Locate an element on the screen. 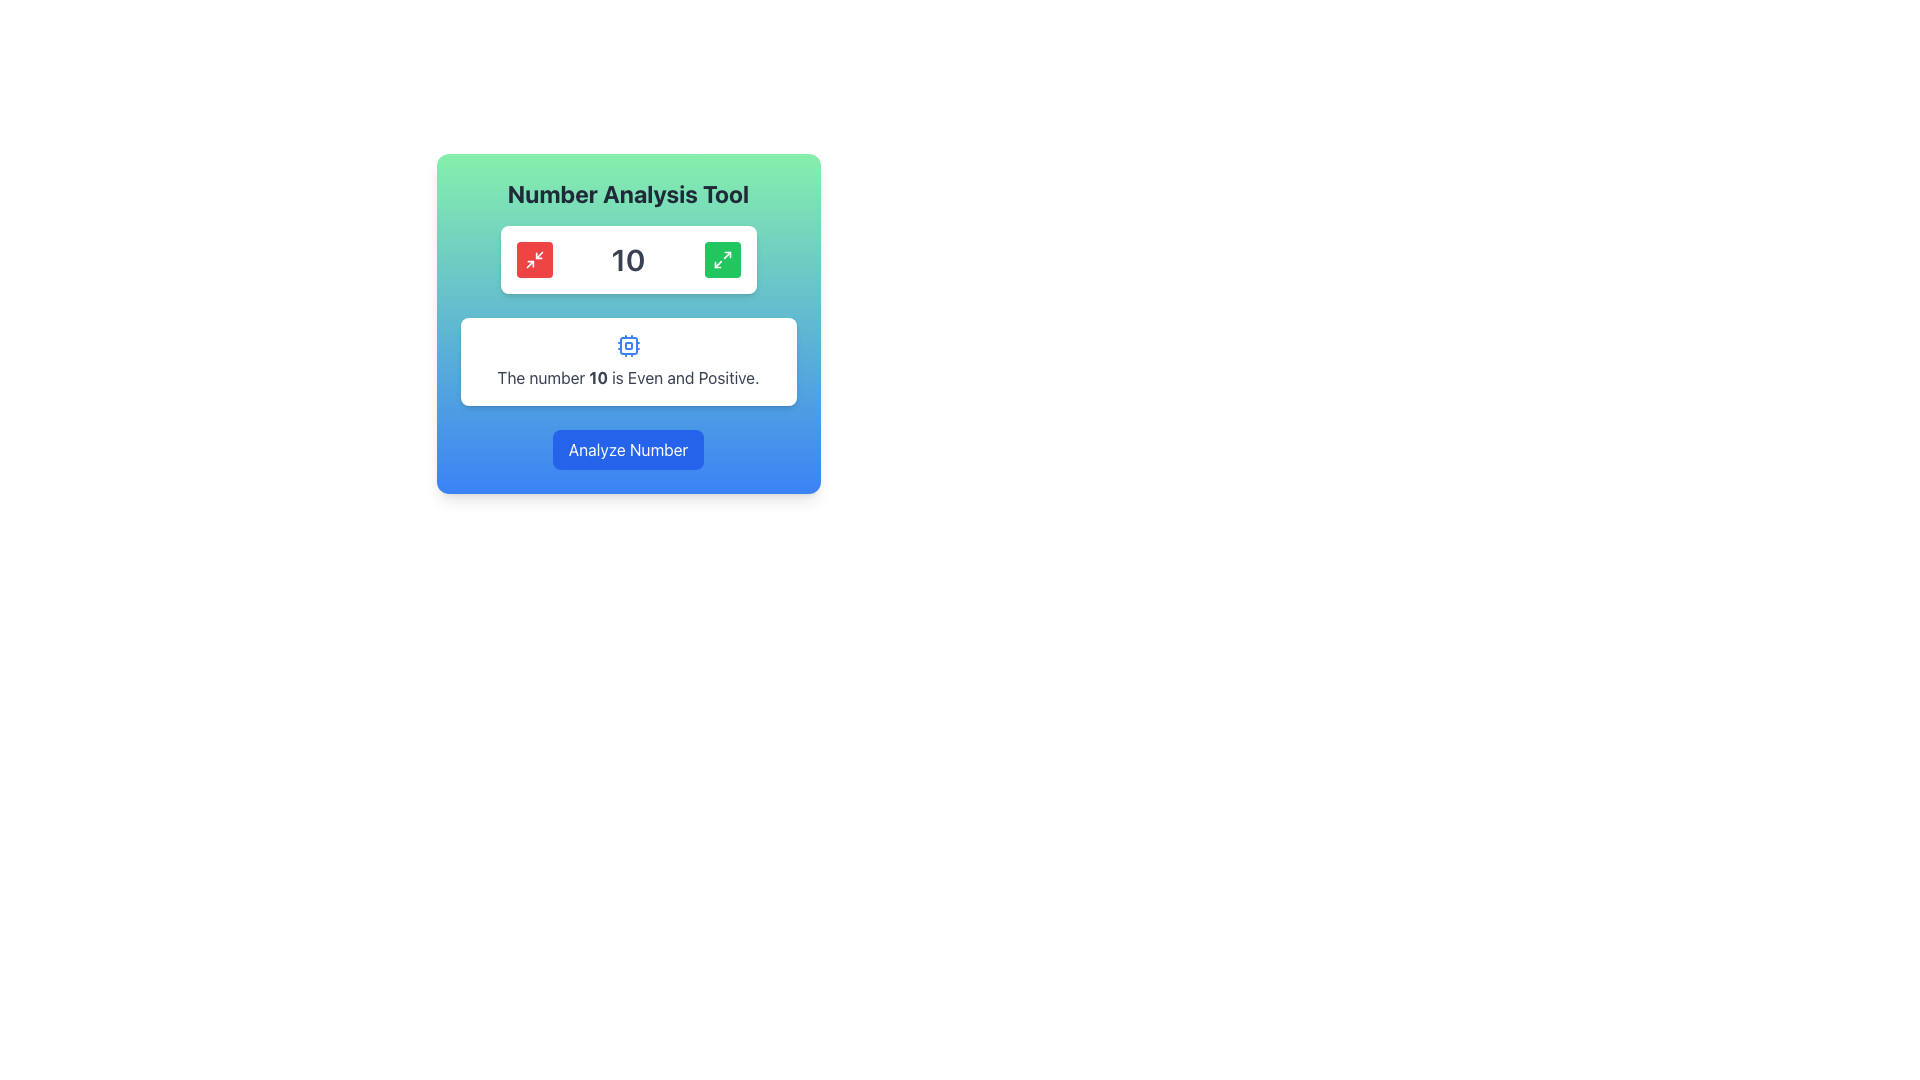 The width and height of the screenshot is (1920, 1080). the maximize icon located within the grouped component that includes a title, icons, text, and a button, to increase the displayed number is located at coordinates (627, 323).